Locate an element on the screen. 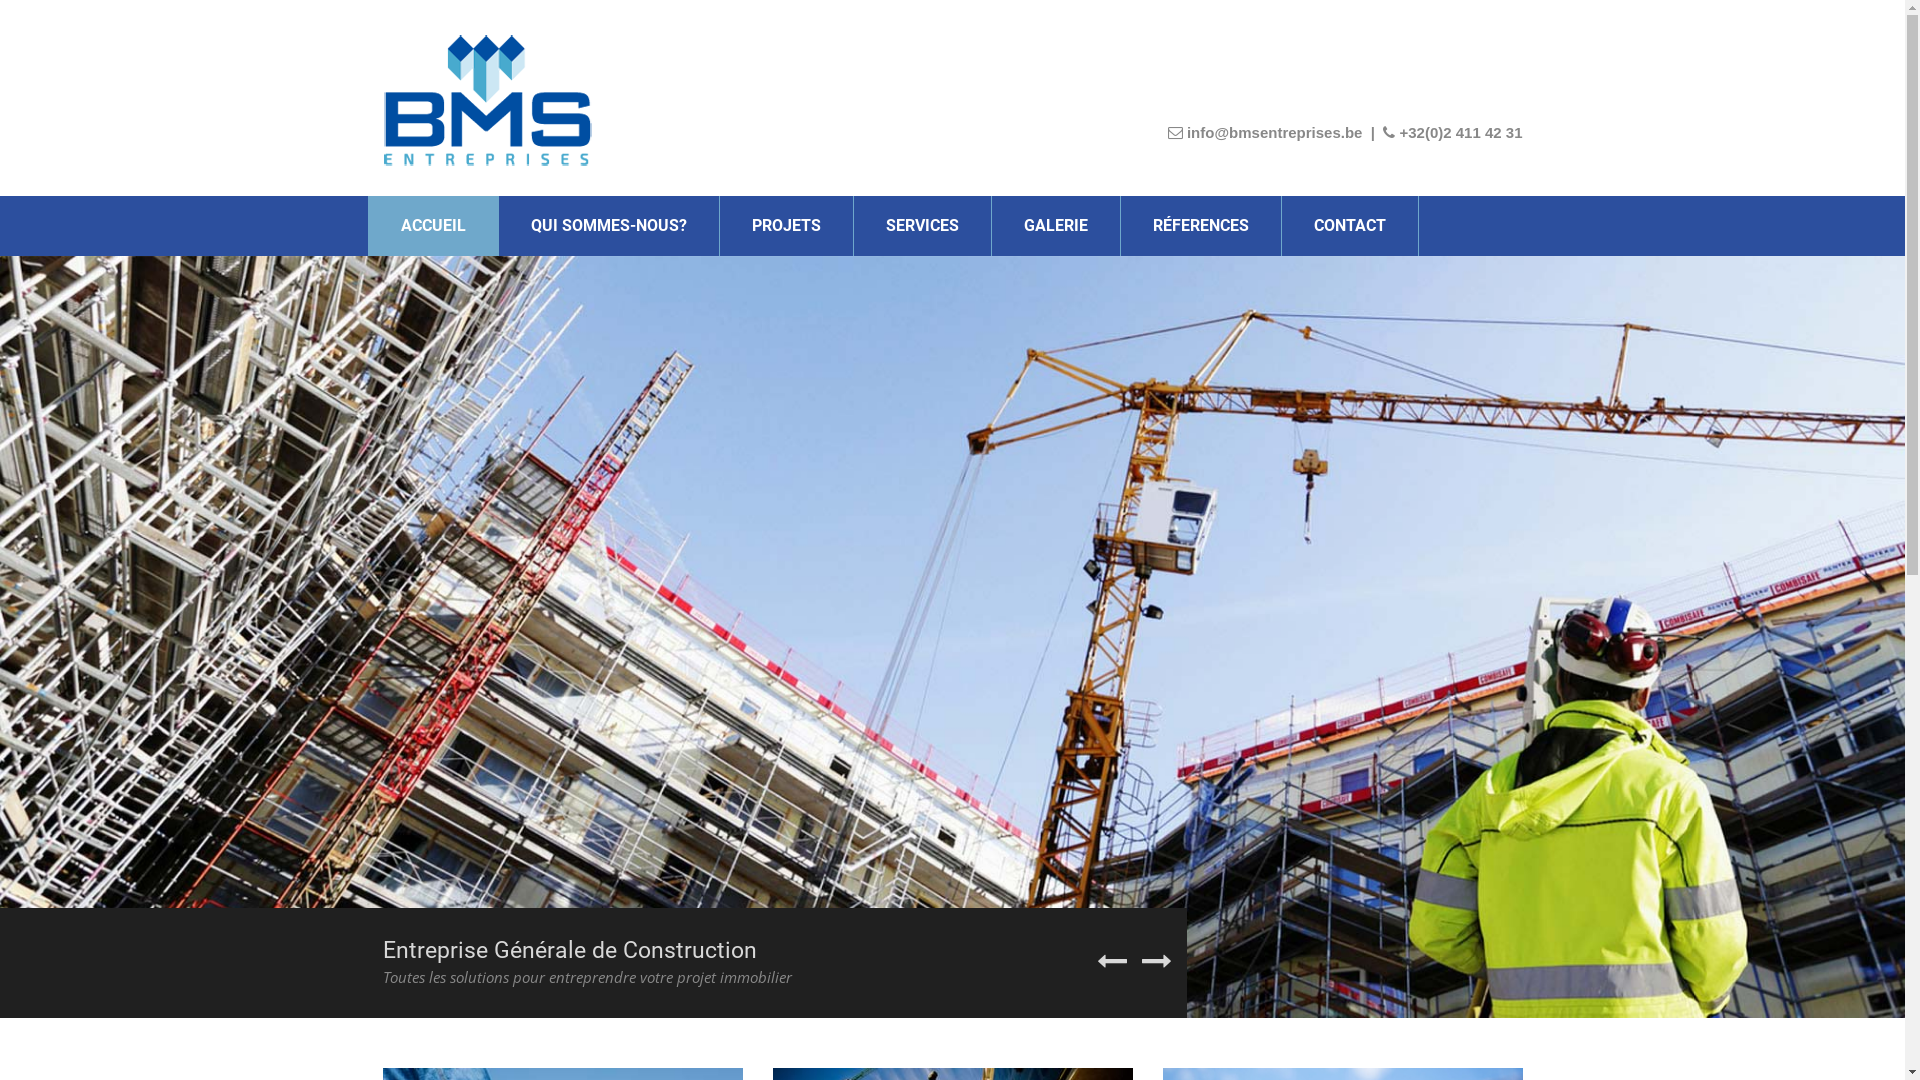 The height and width of the screenshot is (1080, 1920). 'CONTACT' is located at coordinates (1349, 225).